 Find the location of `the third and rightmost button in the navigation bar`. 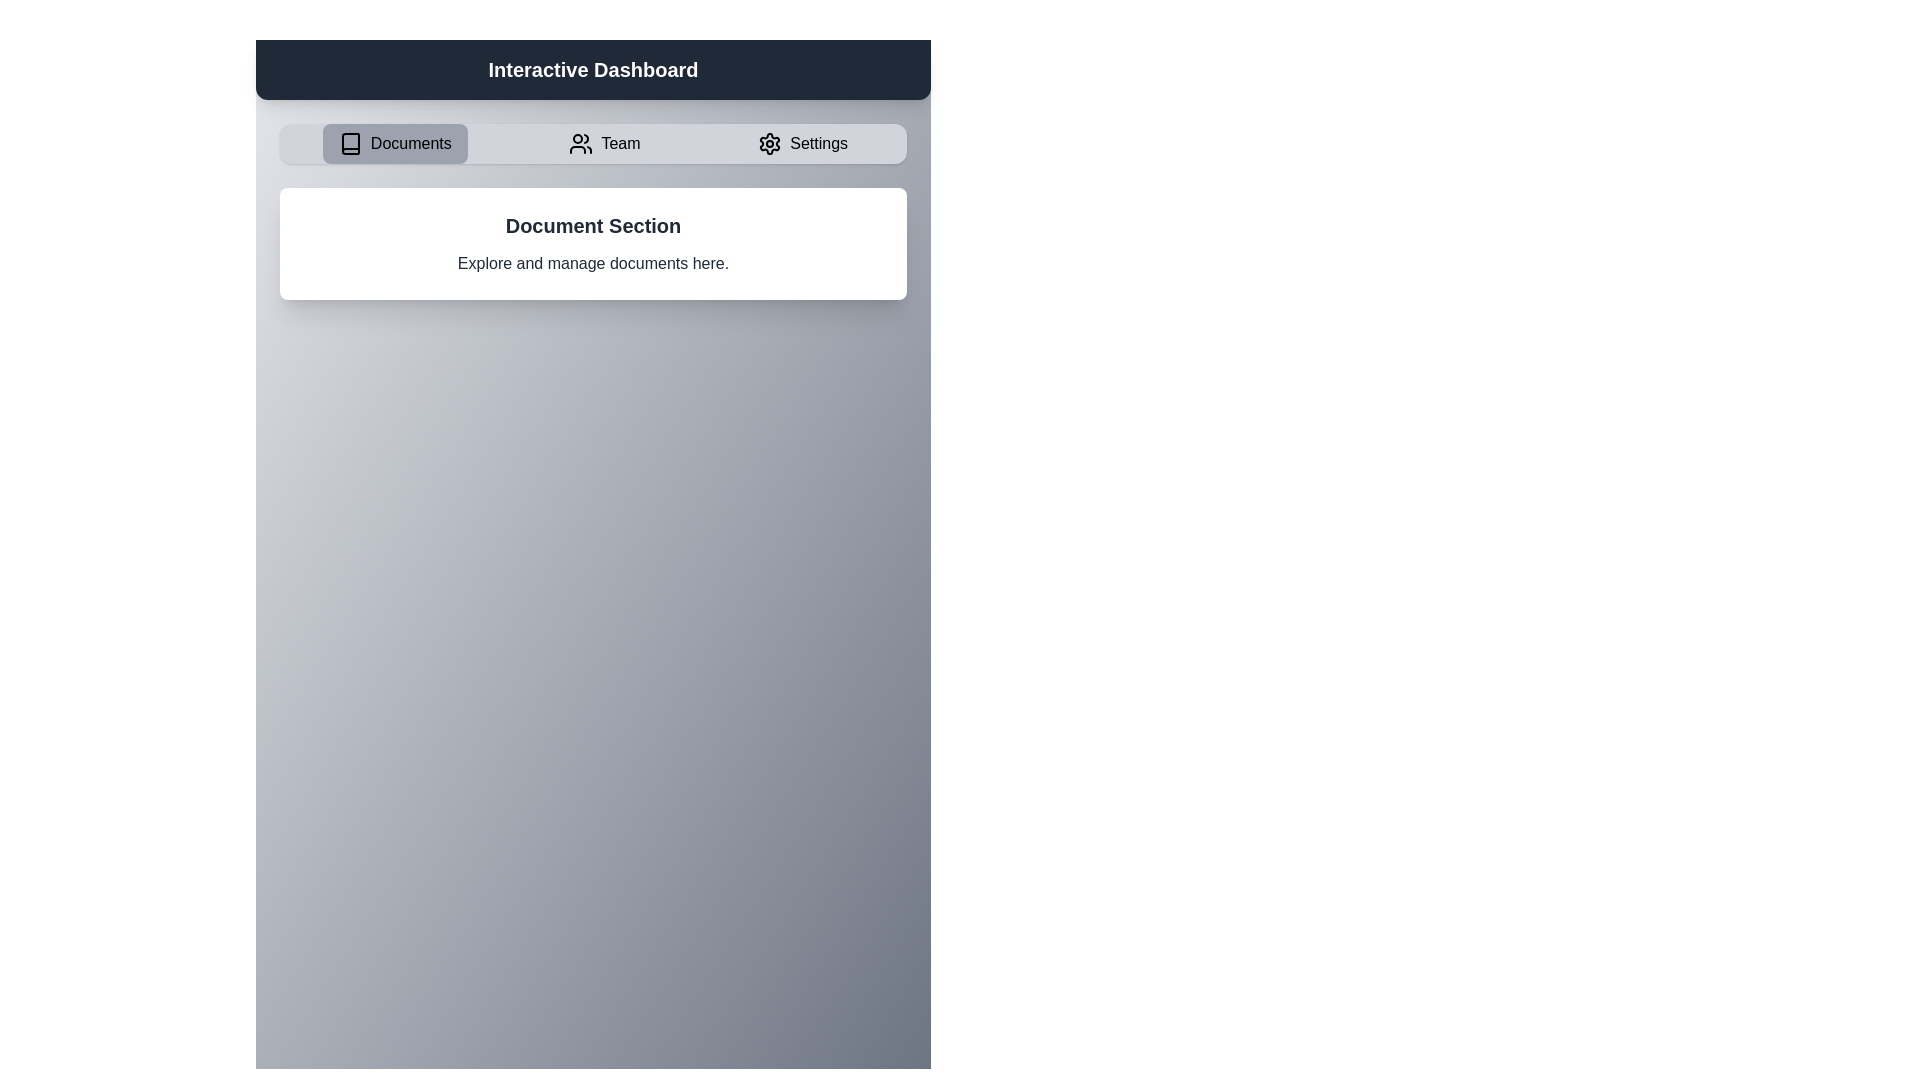

the third and rightmost button in the navigation bar is located at coordinates (803, 142).